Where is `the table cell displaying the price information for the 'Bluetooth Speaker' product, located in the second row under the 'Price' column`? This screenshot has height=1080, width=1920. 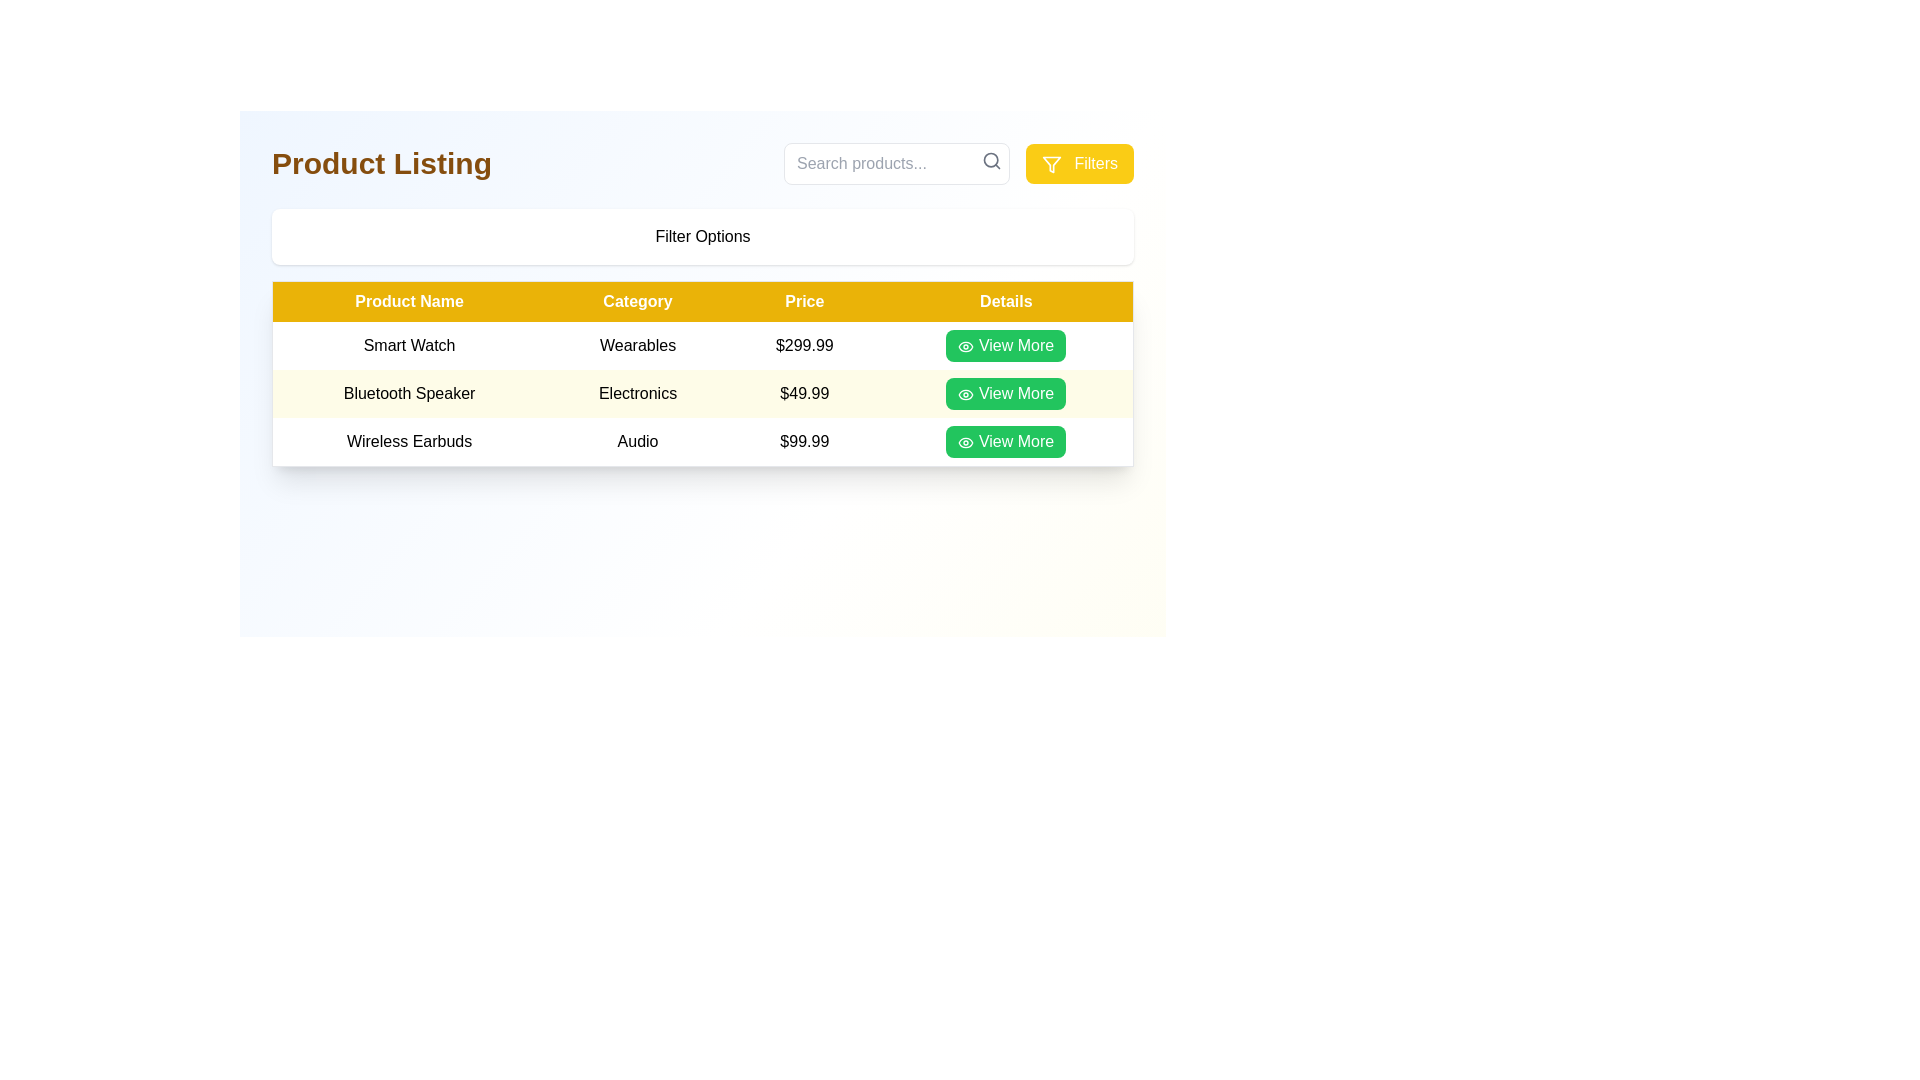 the table cell displaying the price information for the 'Bluetooth Speaker' product, located in the second row under the 'Price' column is located at coordinates (804, 393).